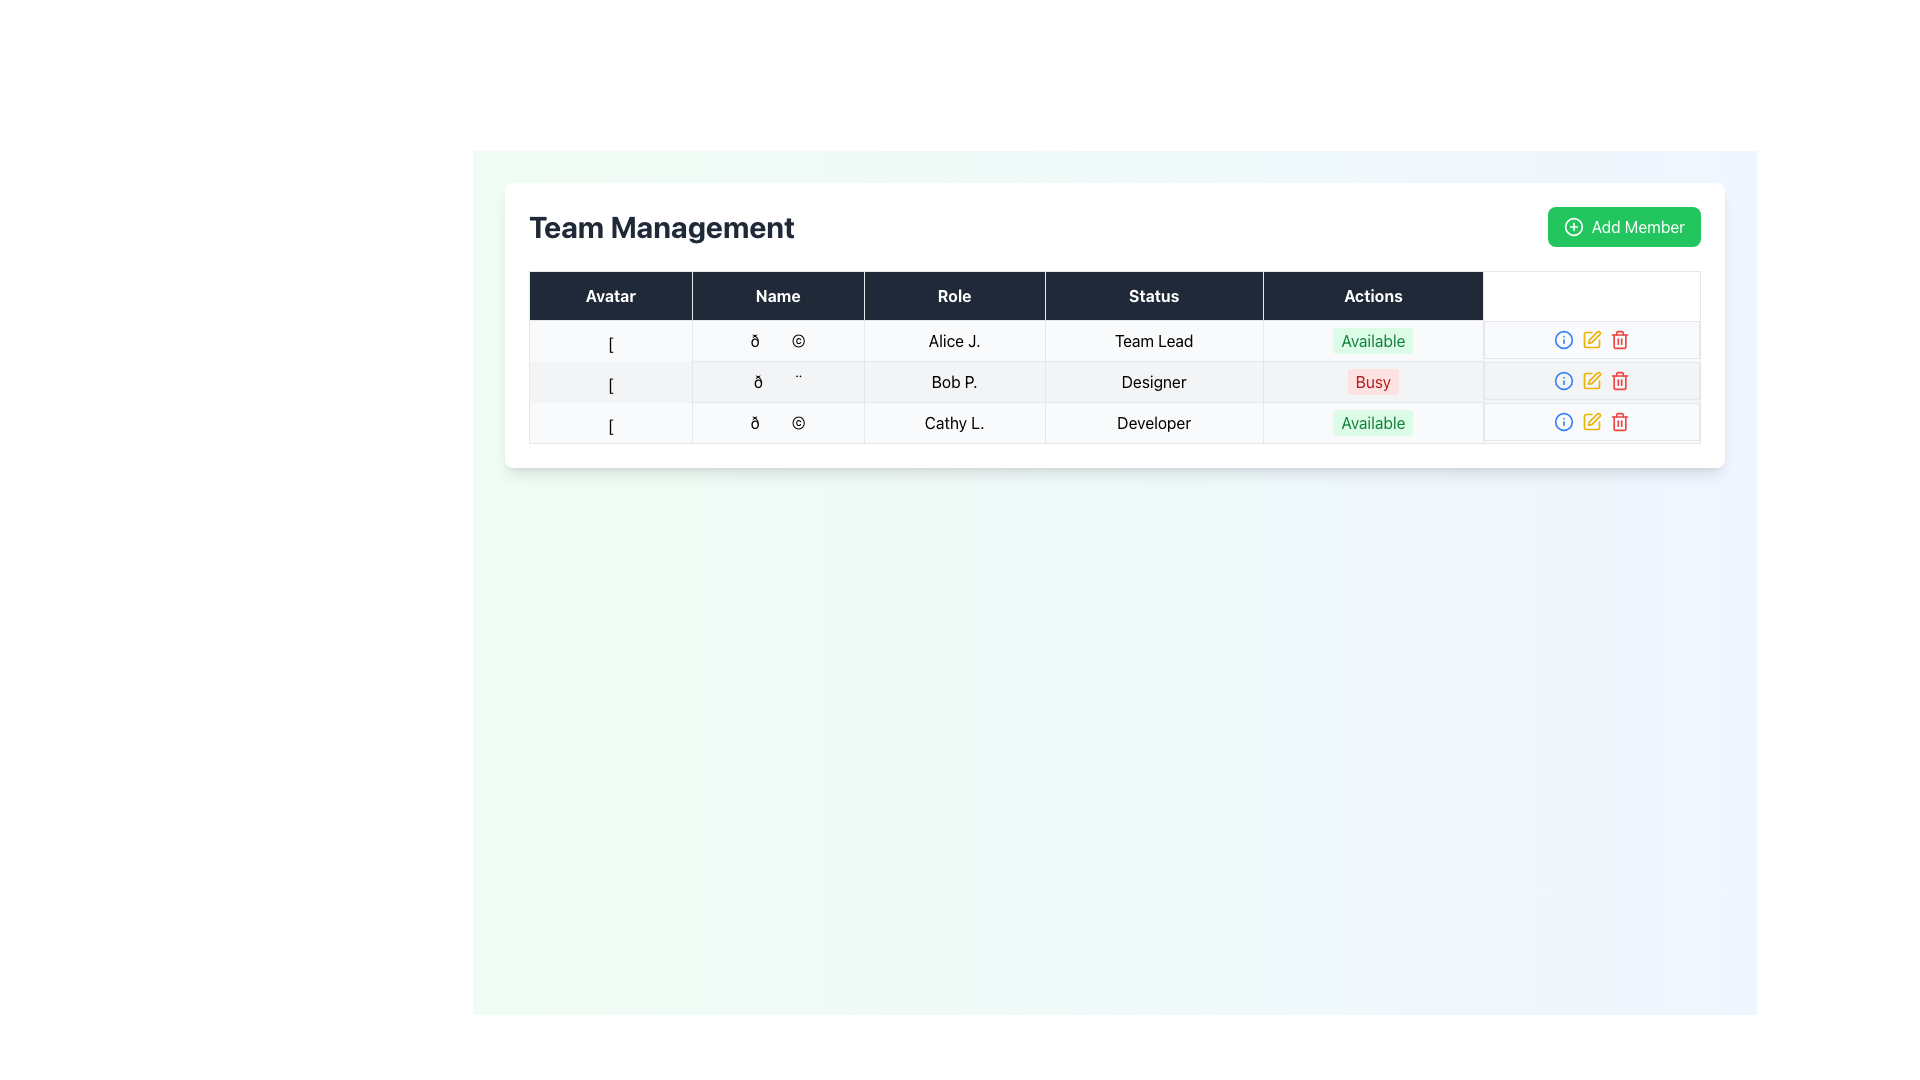 The height and width of the screenshot is (1080, 1920). I want to click on the yellow pencil icon button in the 'Actions' column of the second row to change its color shade, so click(1591, 338).